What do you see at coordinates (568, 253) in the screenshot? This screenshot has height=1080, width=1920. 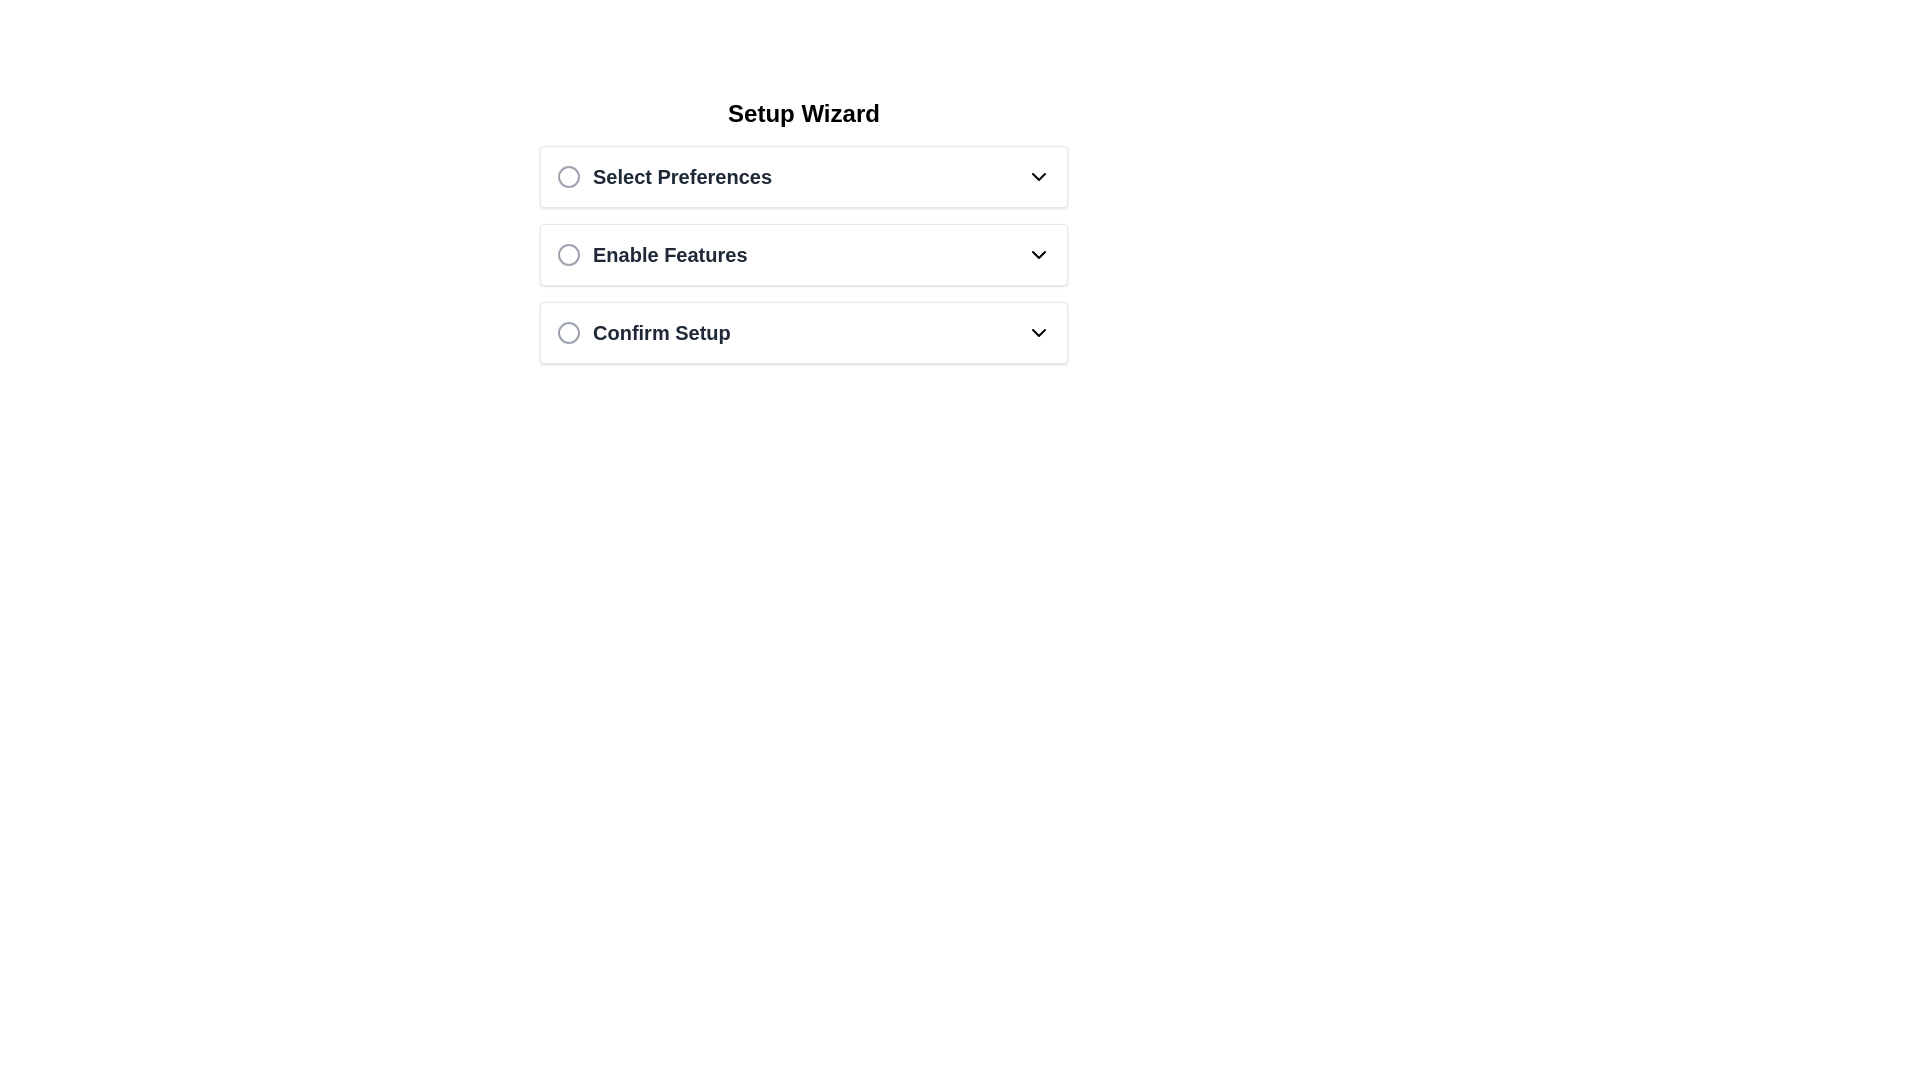 I see `the radio button positioned to the left of the text 'Enable Features' in the second row of a vertical list layout` at bounding box center [568, 253].